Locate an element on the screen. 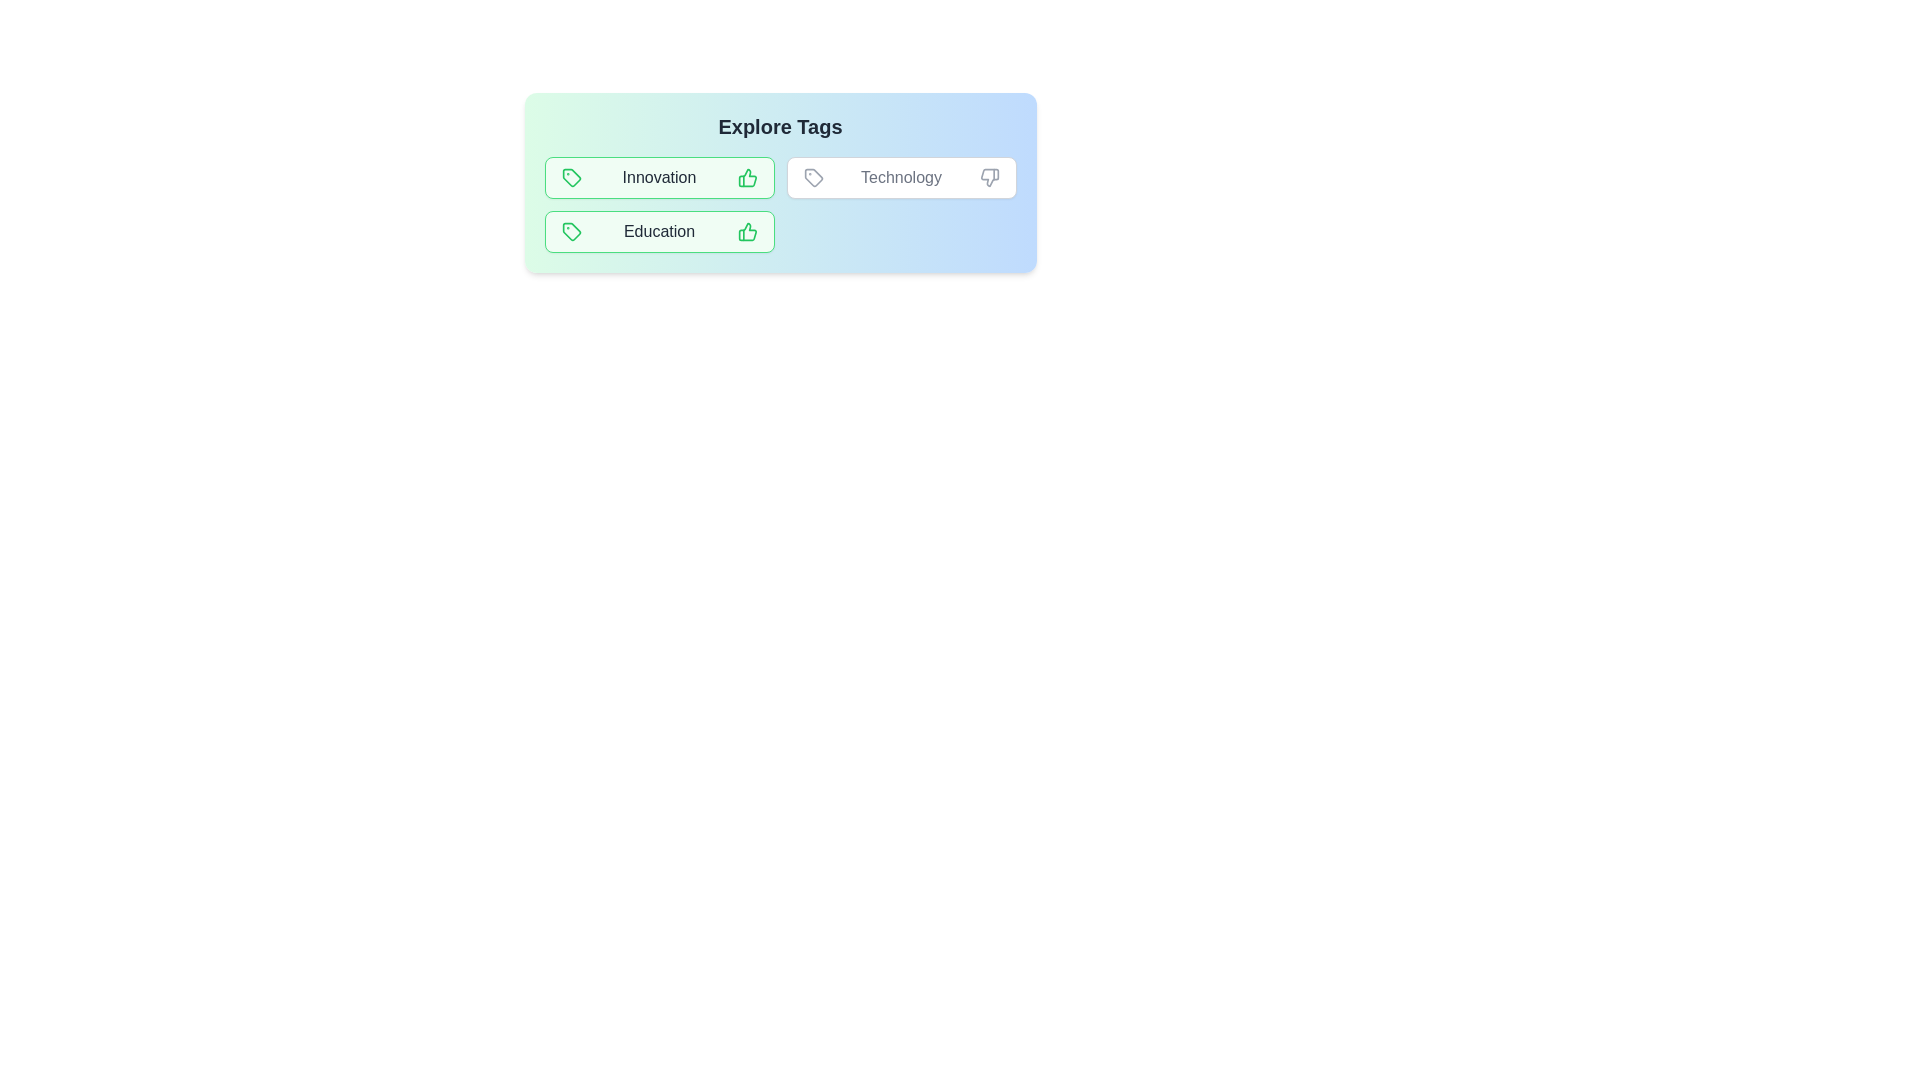  the tag Technology to observe its styling changes is located at coordinates (900, 176).